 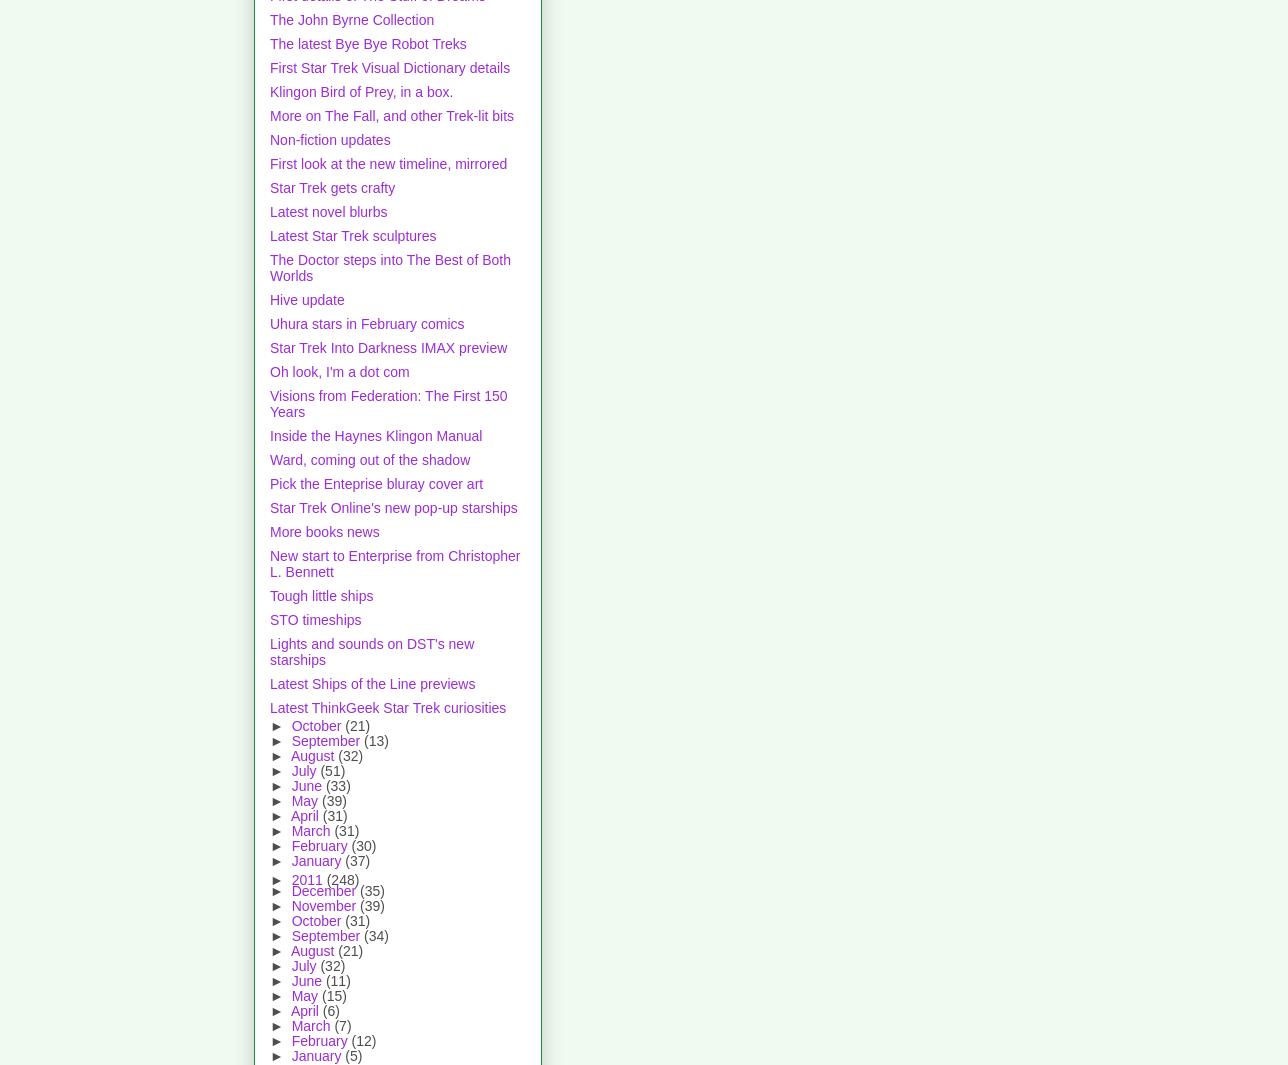 What do you see at coordinates (269, 234) in the screenshot?
I see `'Latest Star Trek sculptures'` at bounding box center [269, 234].